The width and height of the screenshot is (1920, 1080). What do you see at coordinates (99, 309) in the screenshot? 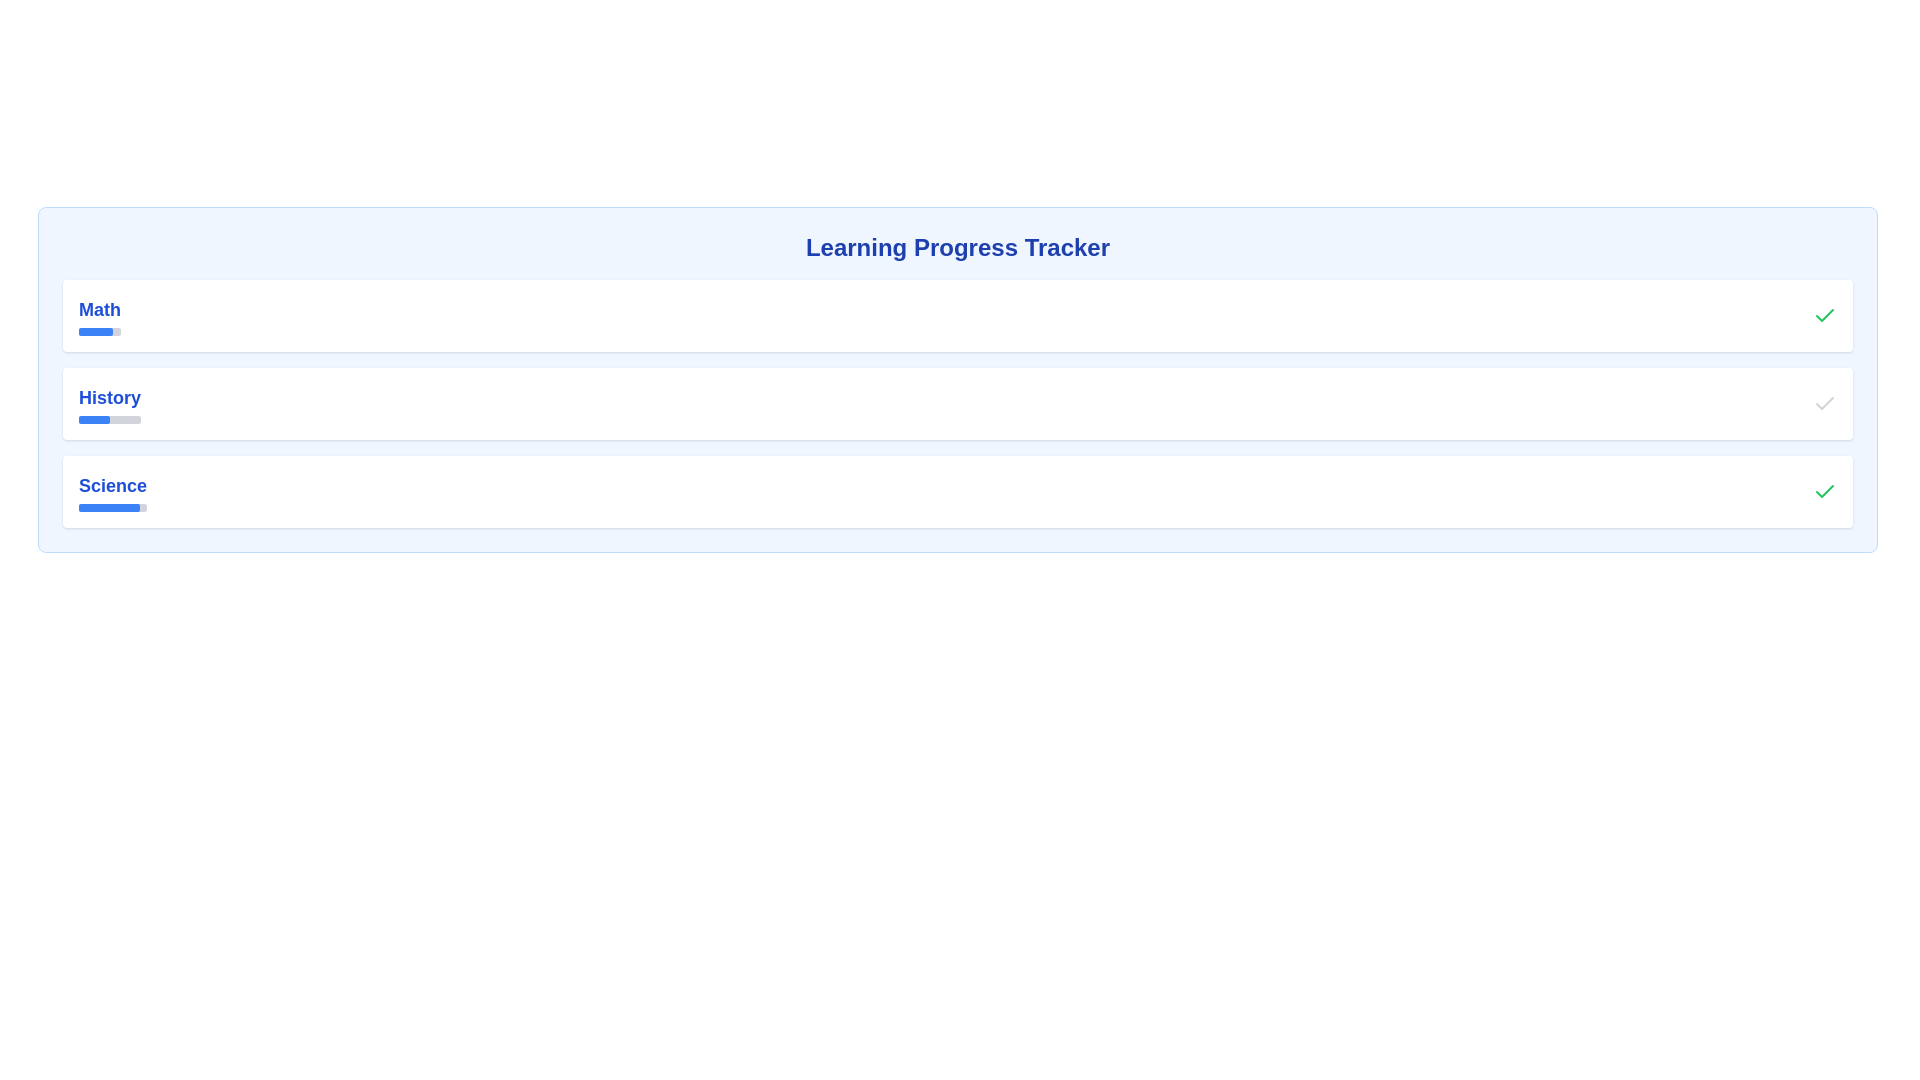
I see `text from the 'Math' text label, which is a prominent blue label positioned above a progress bar in the top left section of the page` at bounding box center [99, 309].